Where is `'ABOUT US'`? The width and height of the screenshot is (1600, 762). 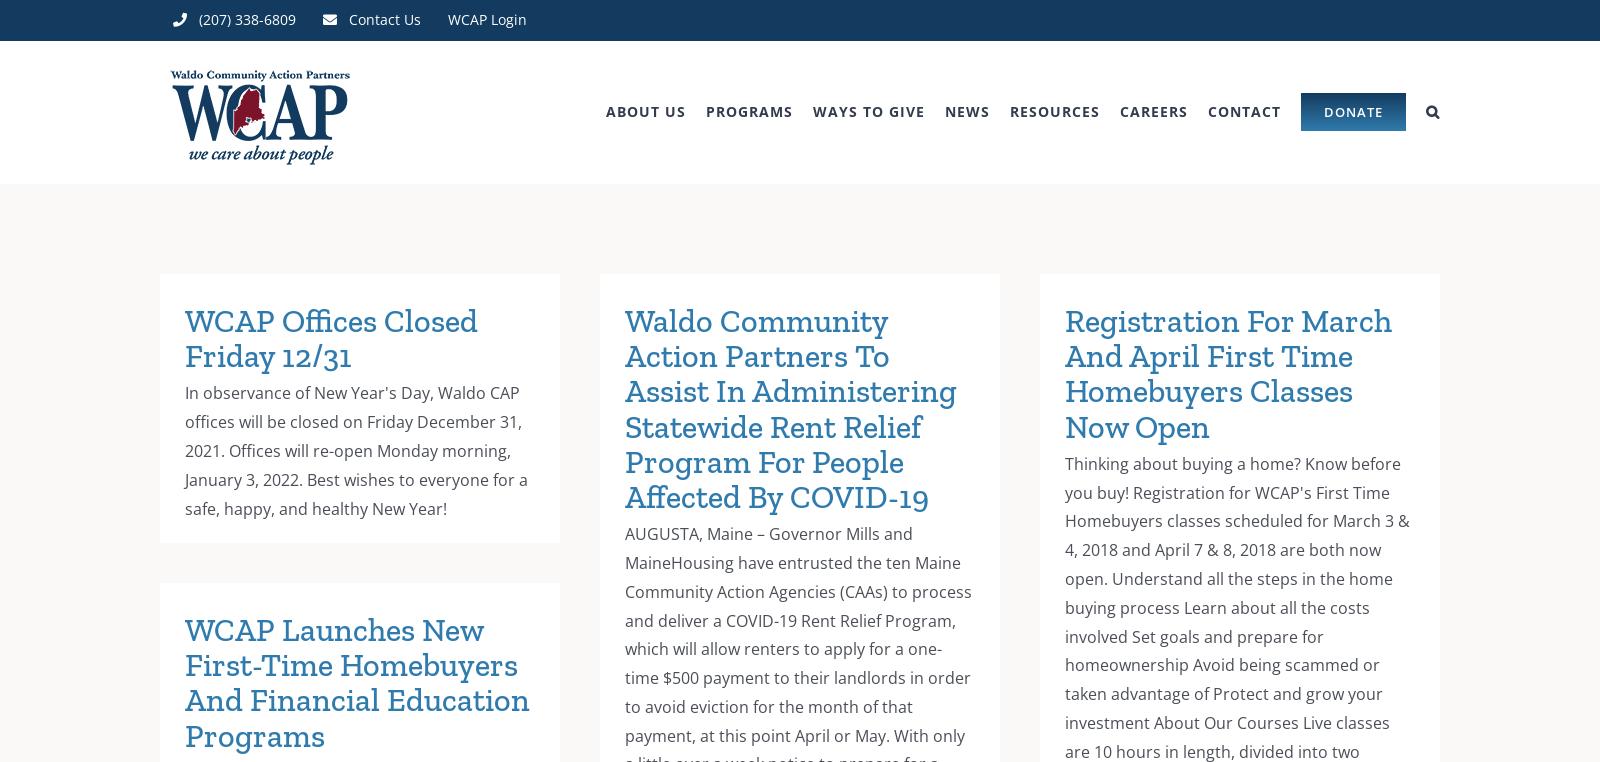
'ABOUT US' is located at coordinates (645, 115).